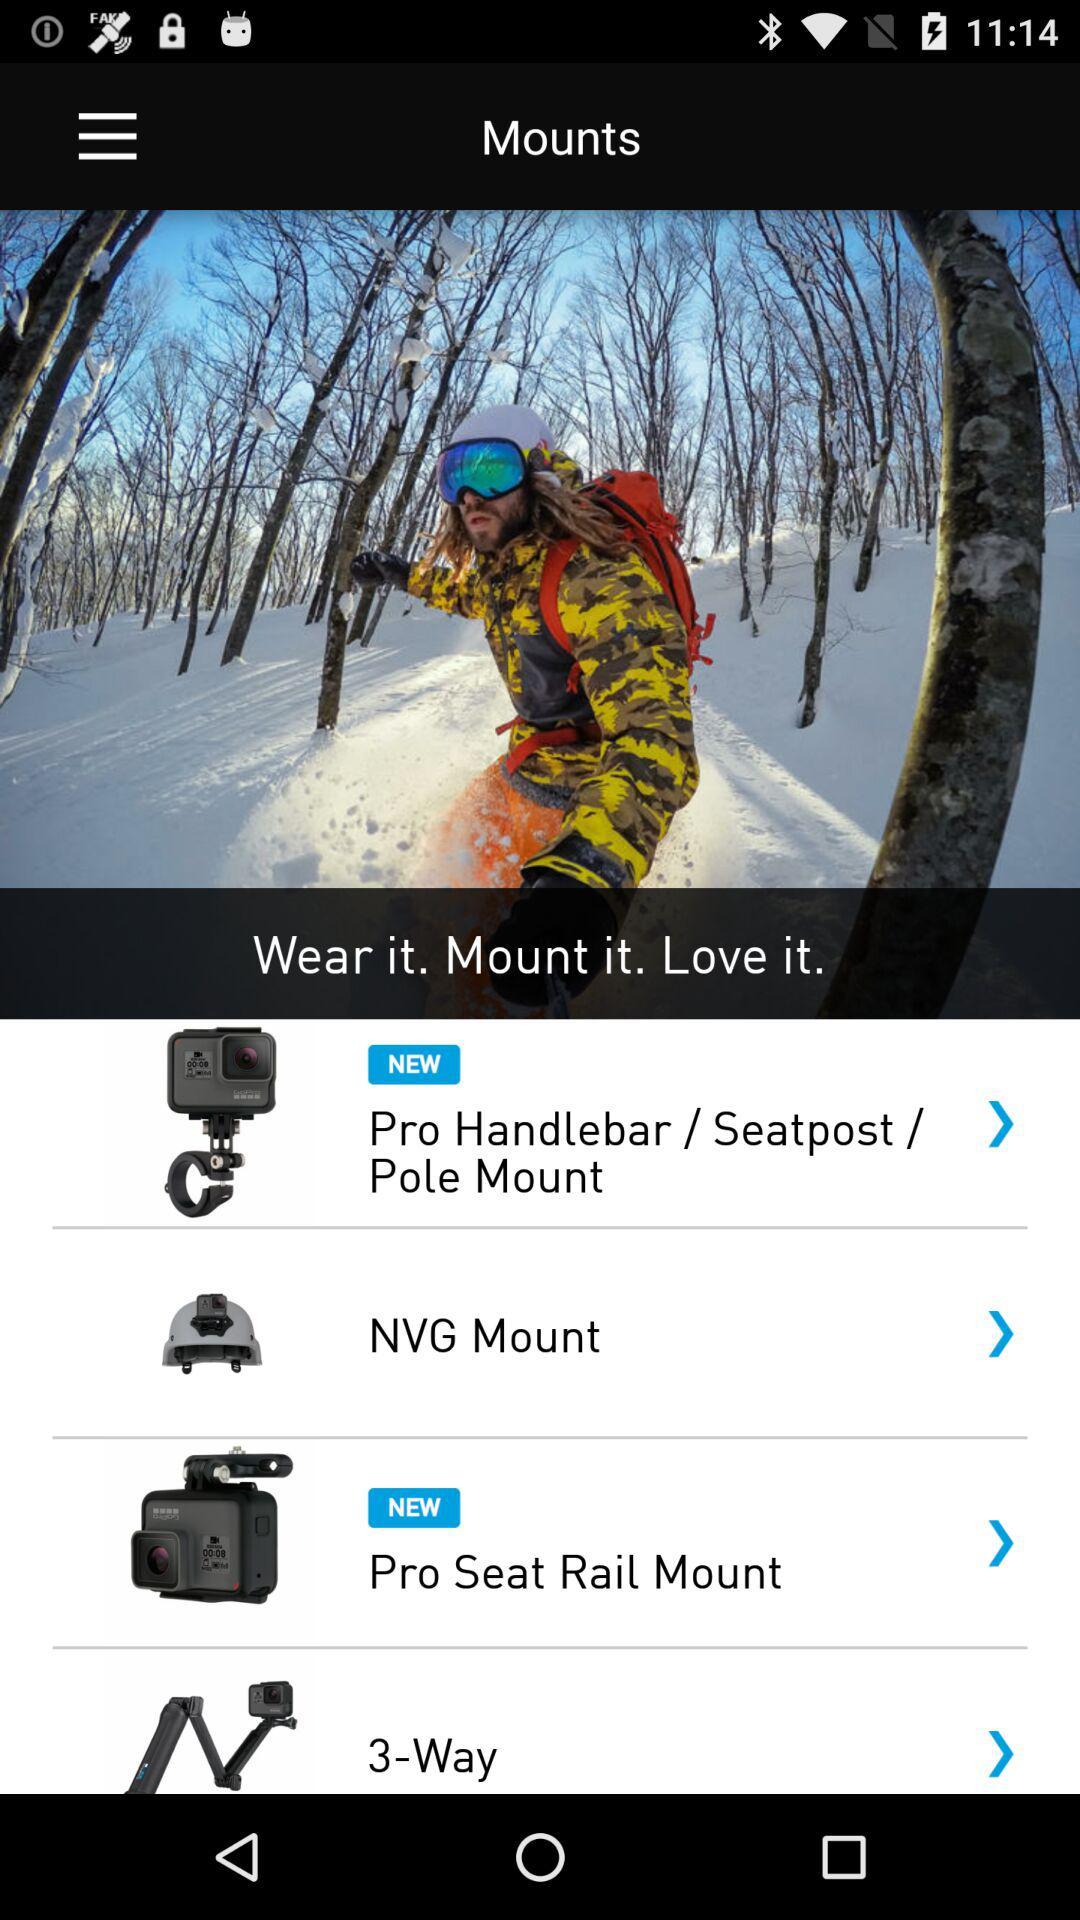 This screenshot has width=1080, height=1920. What do you see at coordinates (107, 135) in the screenshot?
I see `main menu` at bounding box center [107, 135].